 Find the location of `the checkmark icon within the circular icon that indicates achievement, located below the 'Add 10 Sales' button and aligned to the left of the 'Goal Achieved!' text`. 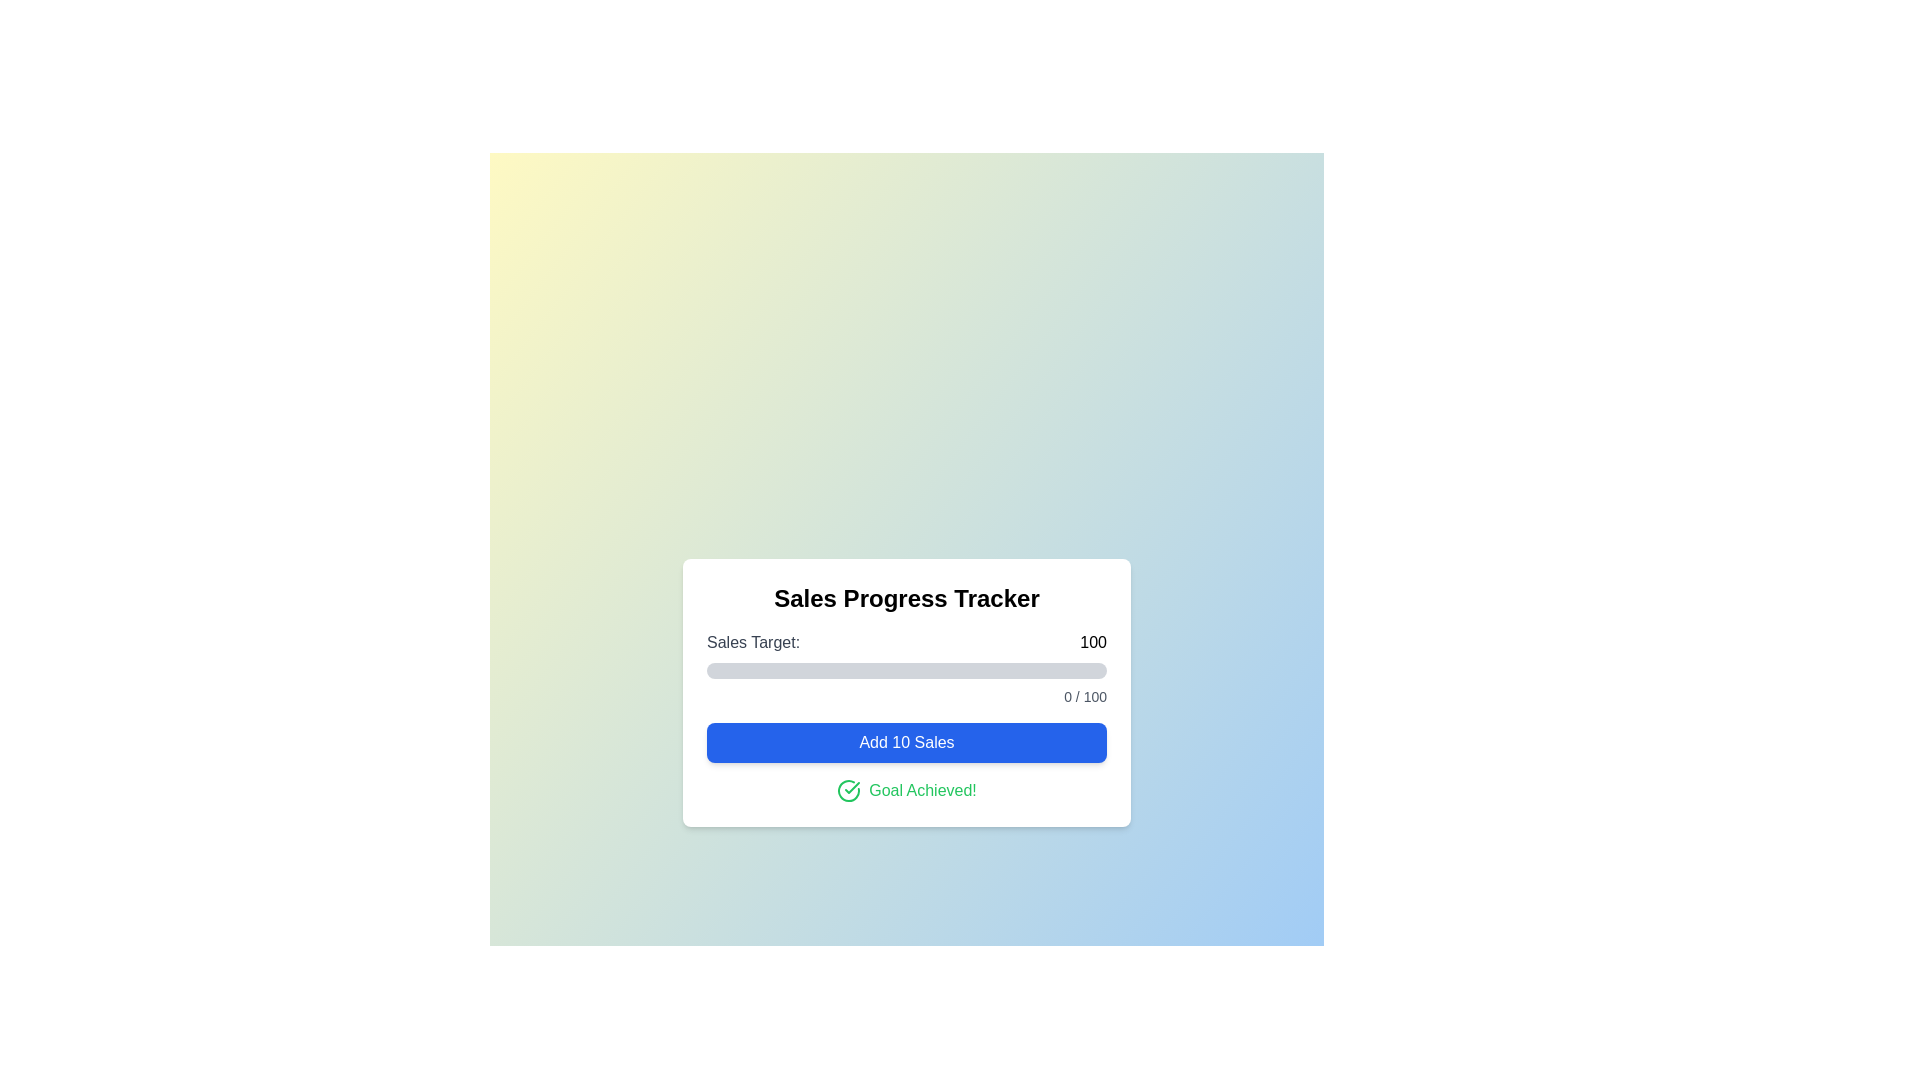

the checkmark icon within the circular icon that indicates achievement, located below the 'Add 10 Sales' button and aligned to the left of the 'Goal Achieved!' text is located at coordinates (852, 786).